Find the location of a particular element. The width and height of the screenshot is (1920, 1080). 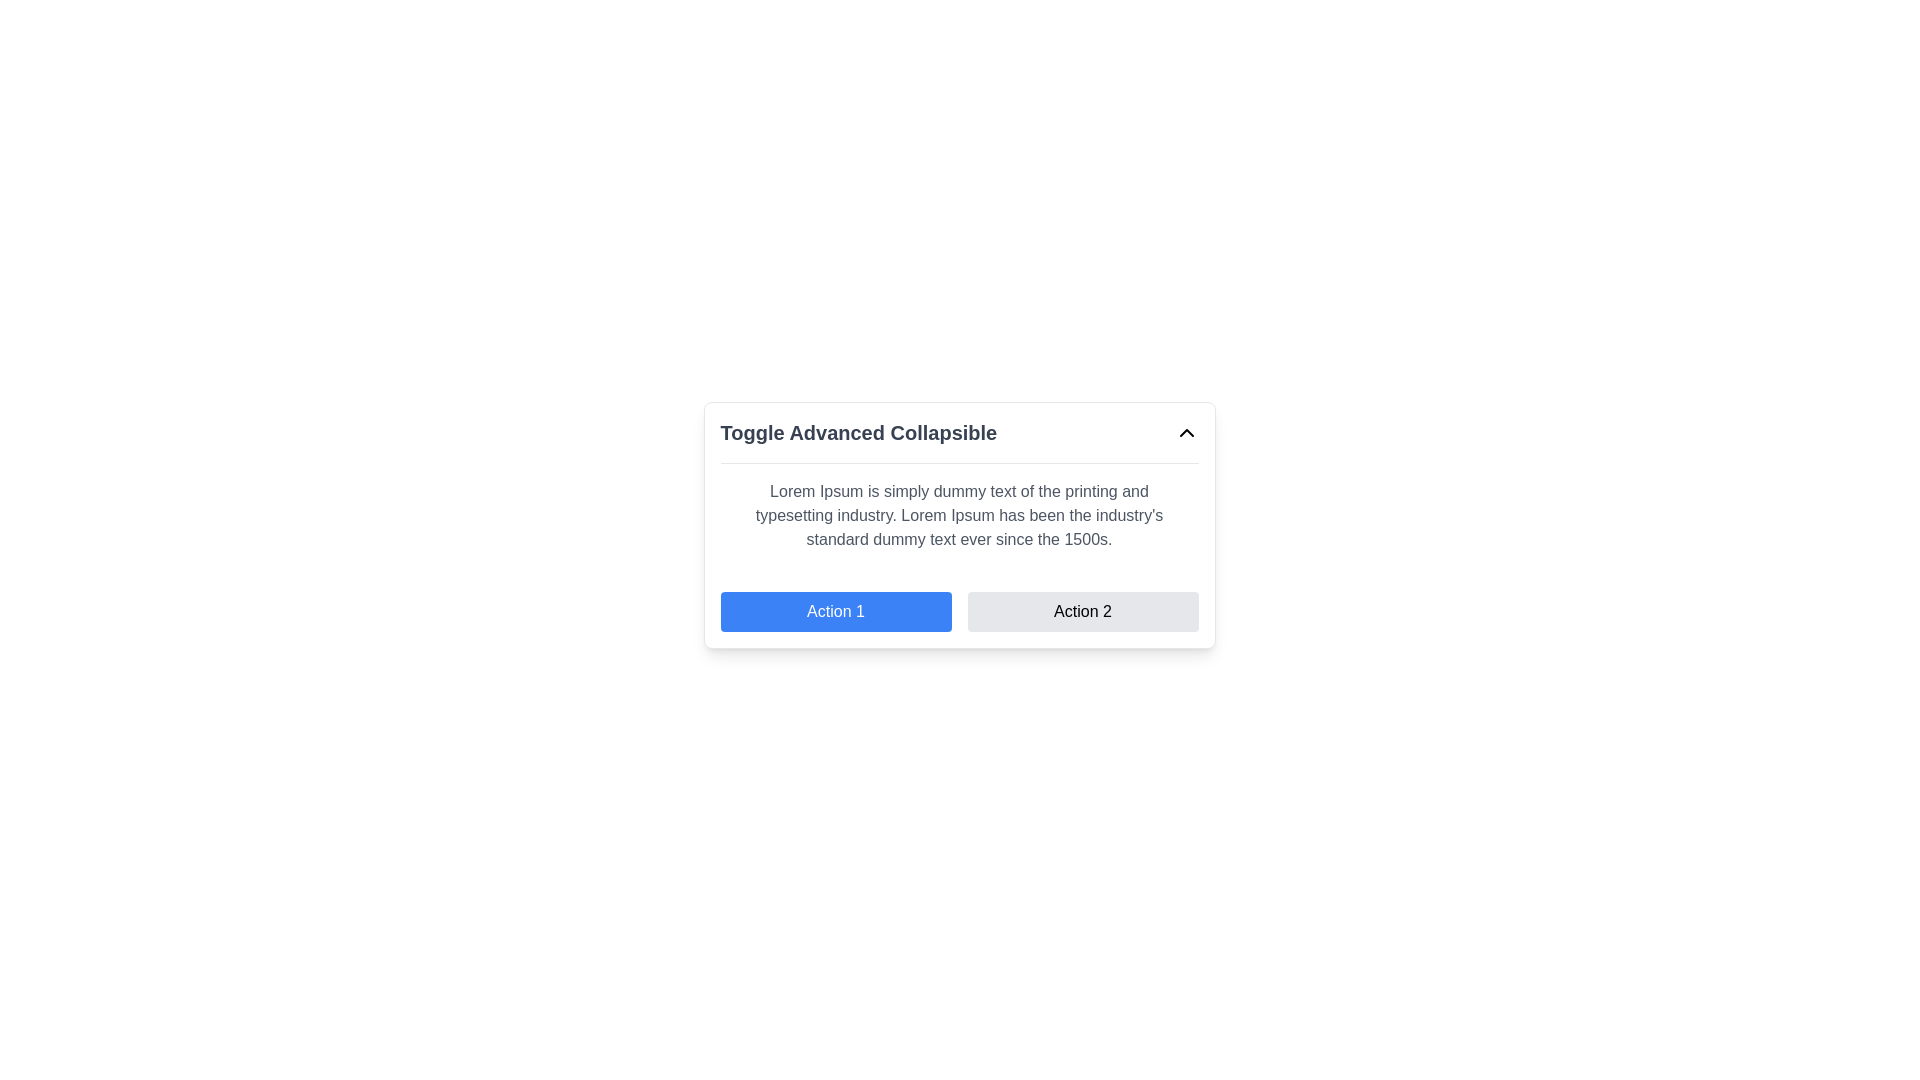

the 'Action 2' button located to the right of the 'Action 1' button at the bottom of the 'Toggle Advanced Collapsible' menu is located at coordinates (1082, 611).